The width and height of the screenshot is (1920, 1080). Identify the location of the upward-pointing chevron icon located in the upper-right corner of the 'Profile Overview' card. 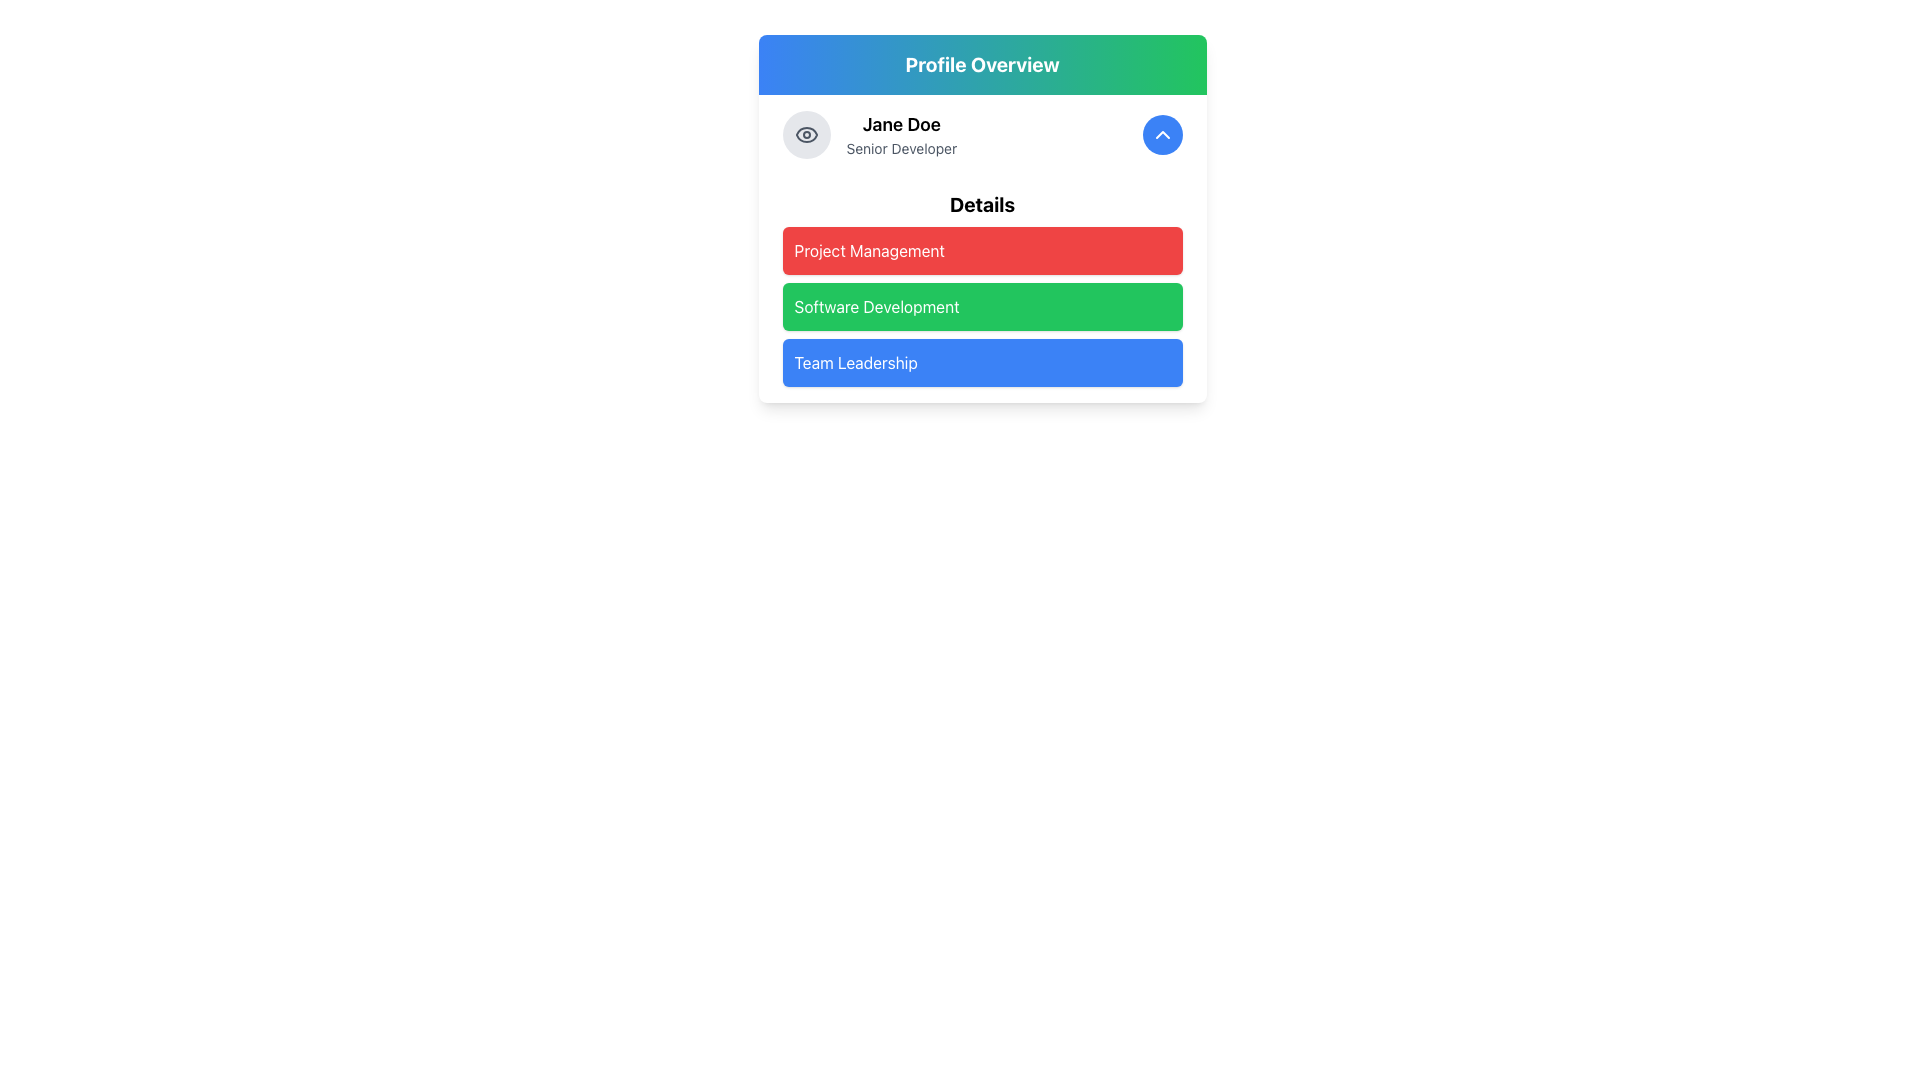
(1162, 135).